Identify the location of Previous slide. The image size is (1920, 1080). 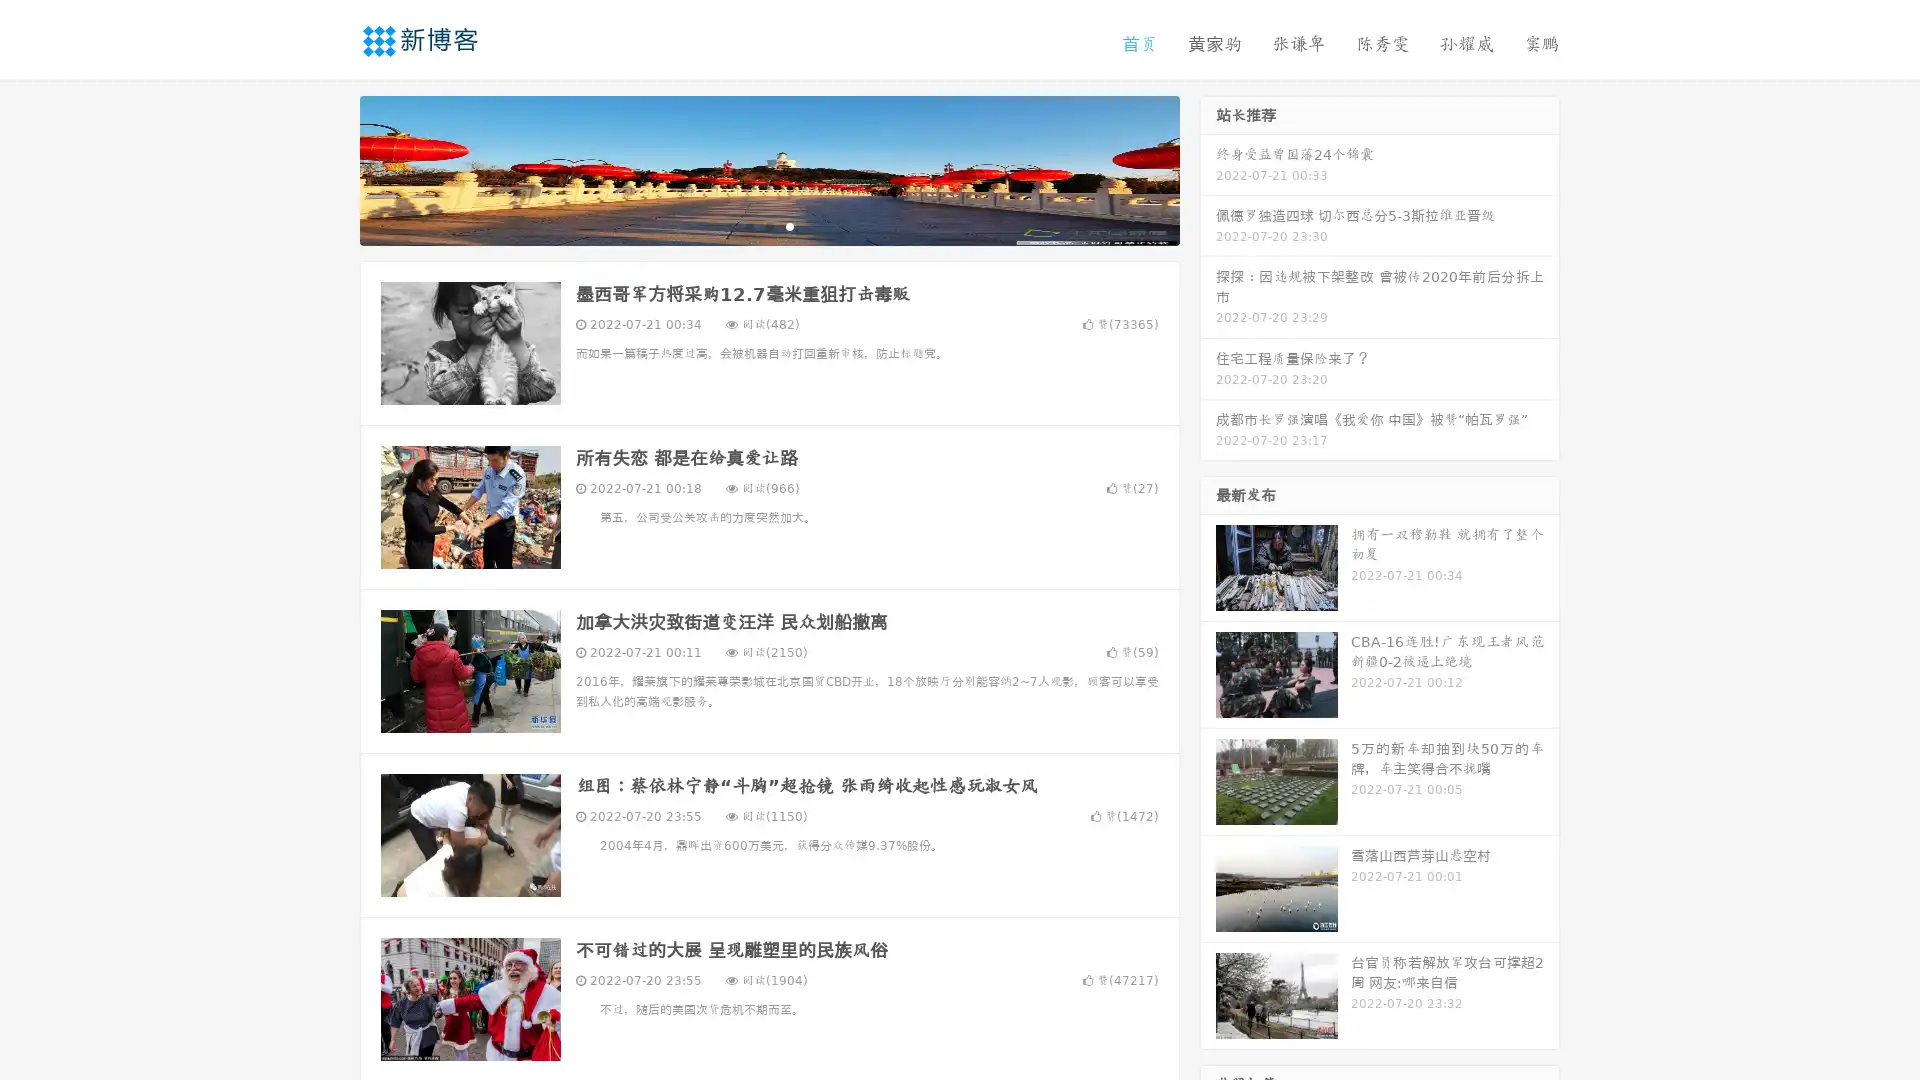
(330, 168).